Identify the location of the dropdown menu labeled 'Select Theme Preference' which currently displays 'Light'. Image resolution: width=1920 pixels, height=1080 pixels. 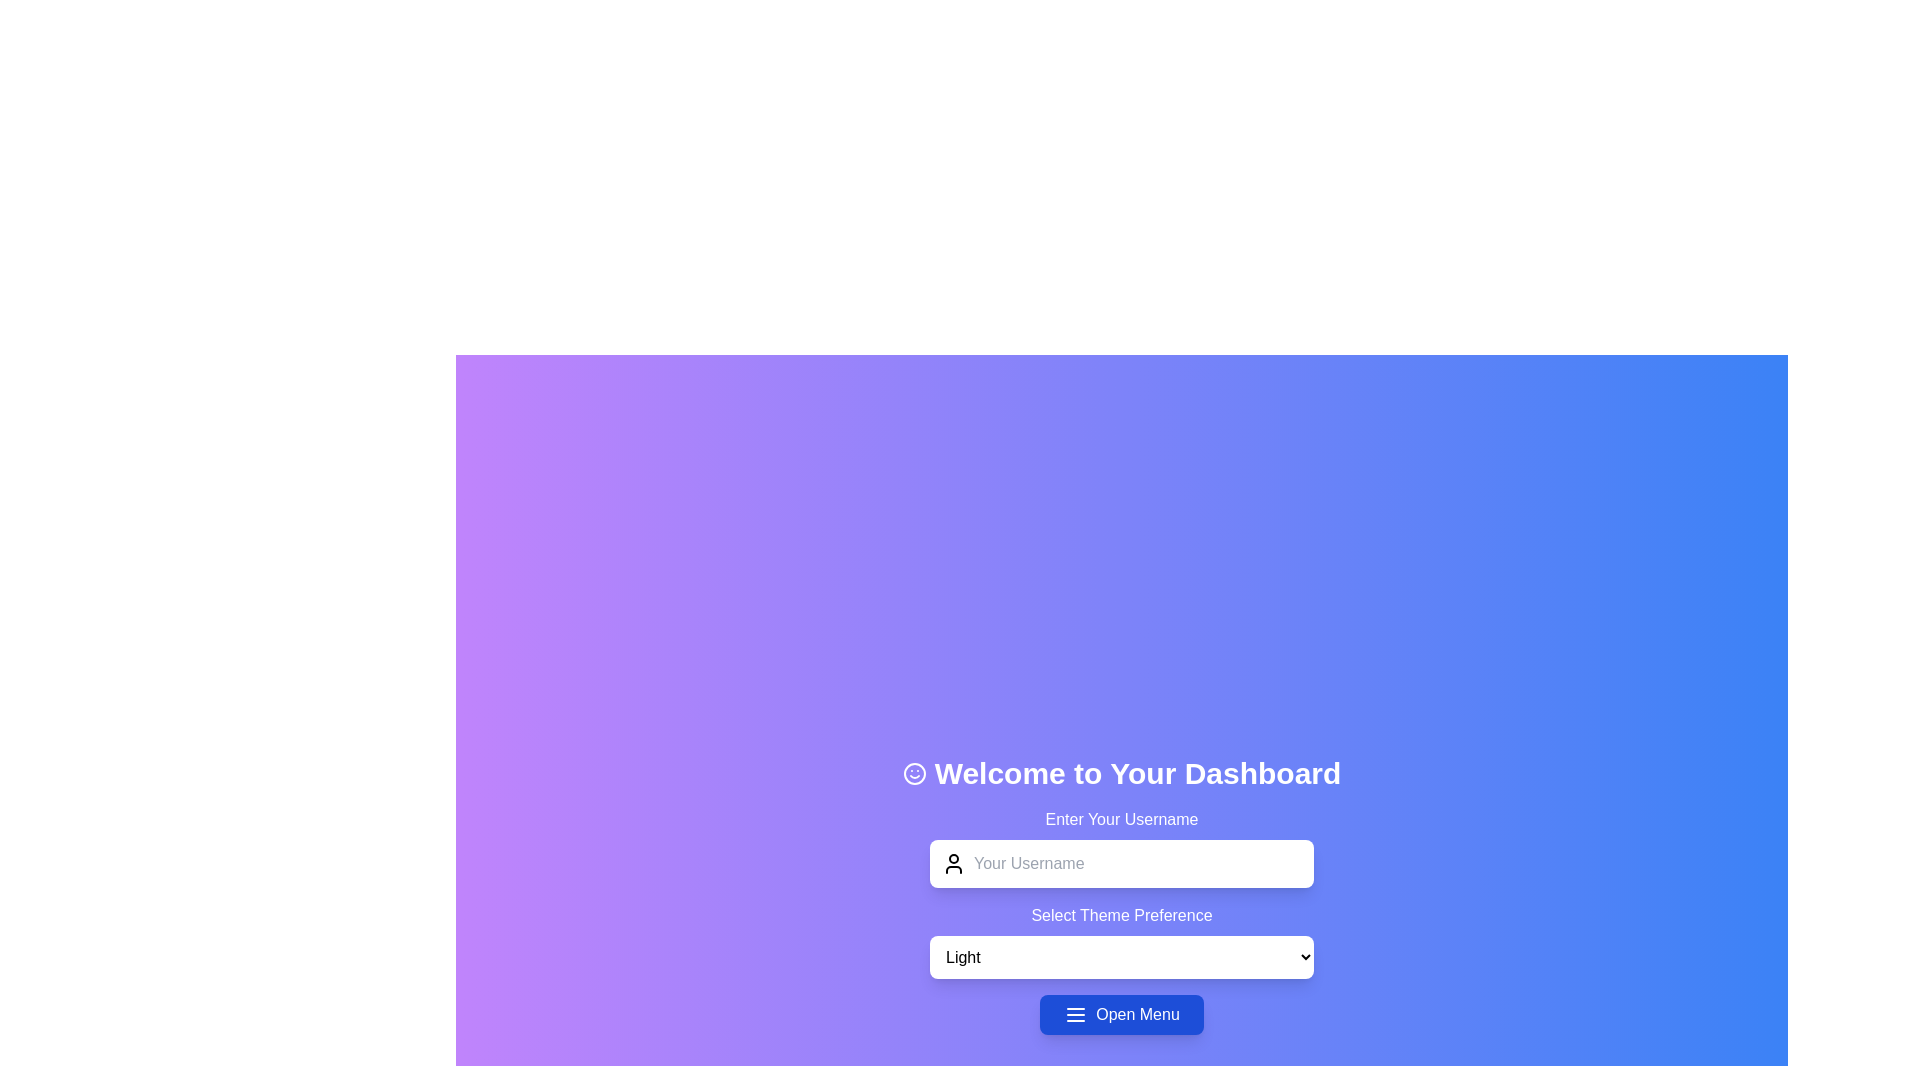
(1122, 941).